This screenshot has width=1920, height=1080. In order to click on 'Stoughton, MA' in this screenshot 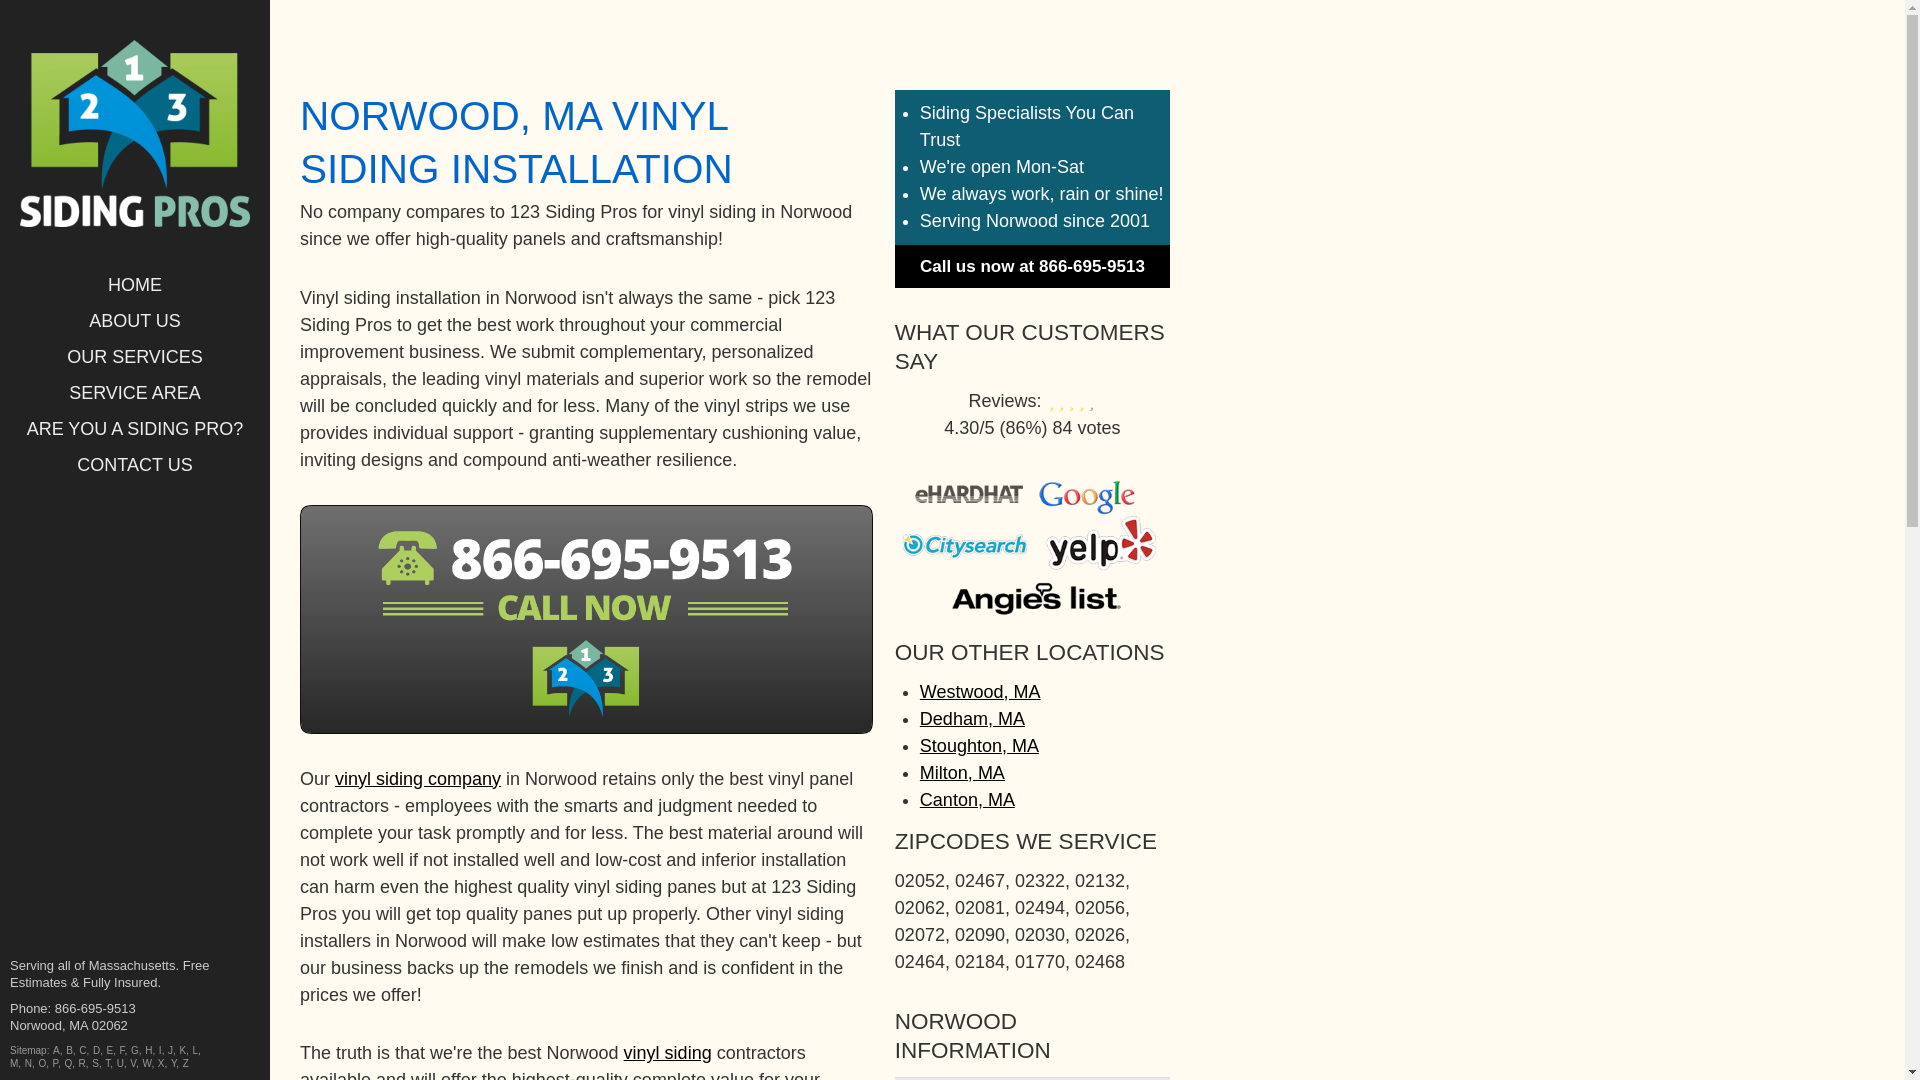, I will do `click(979, 745)`.